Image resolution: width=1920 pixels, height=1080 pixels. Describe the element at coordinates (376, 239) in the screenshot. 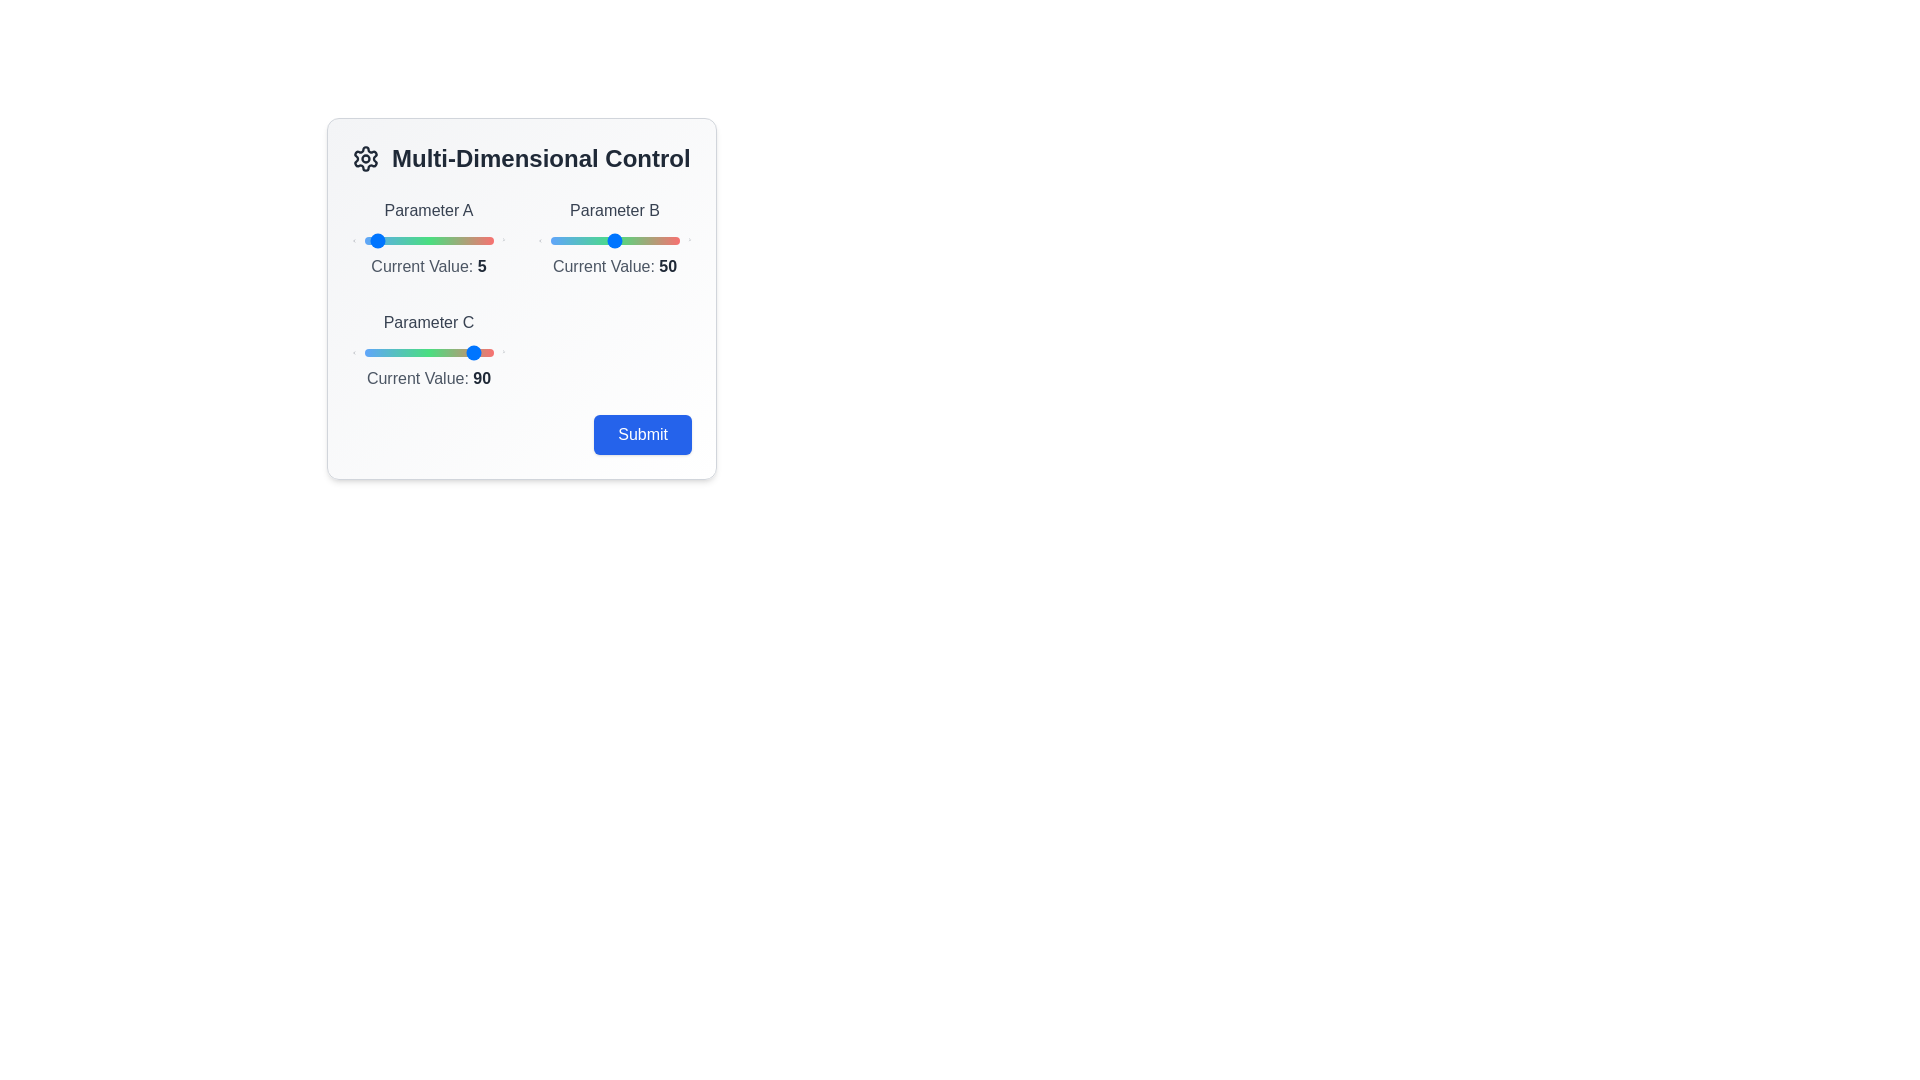

I see `the slider for Parameter A to 9` at that location.